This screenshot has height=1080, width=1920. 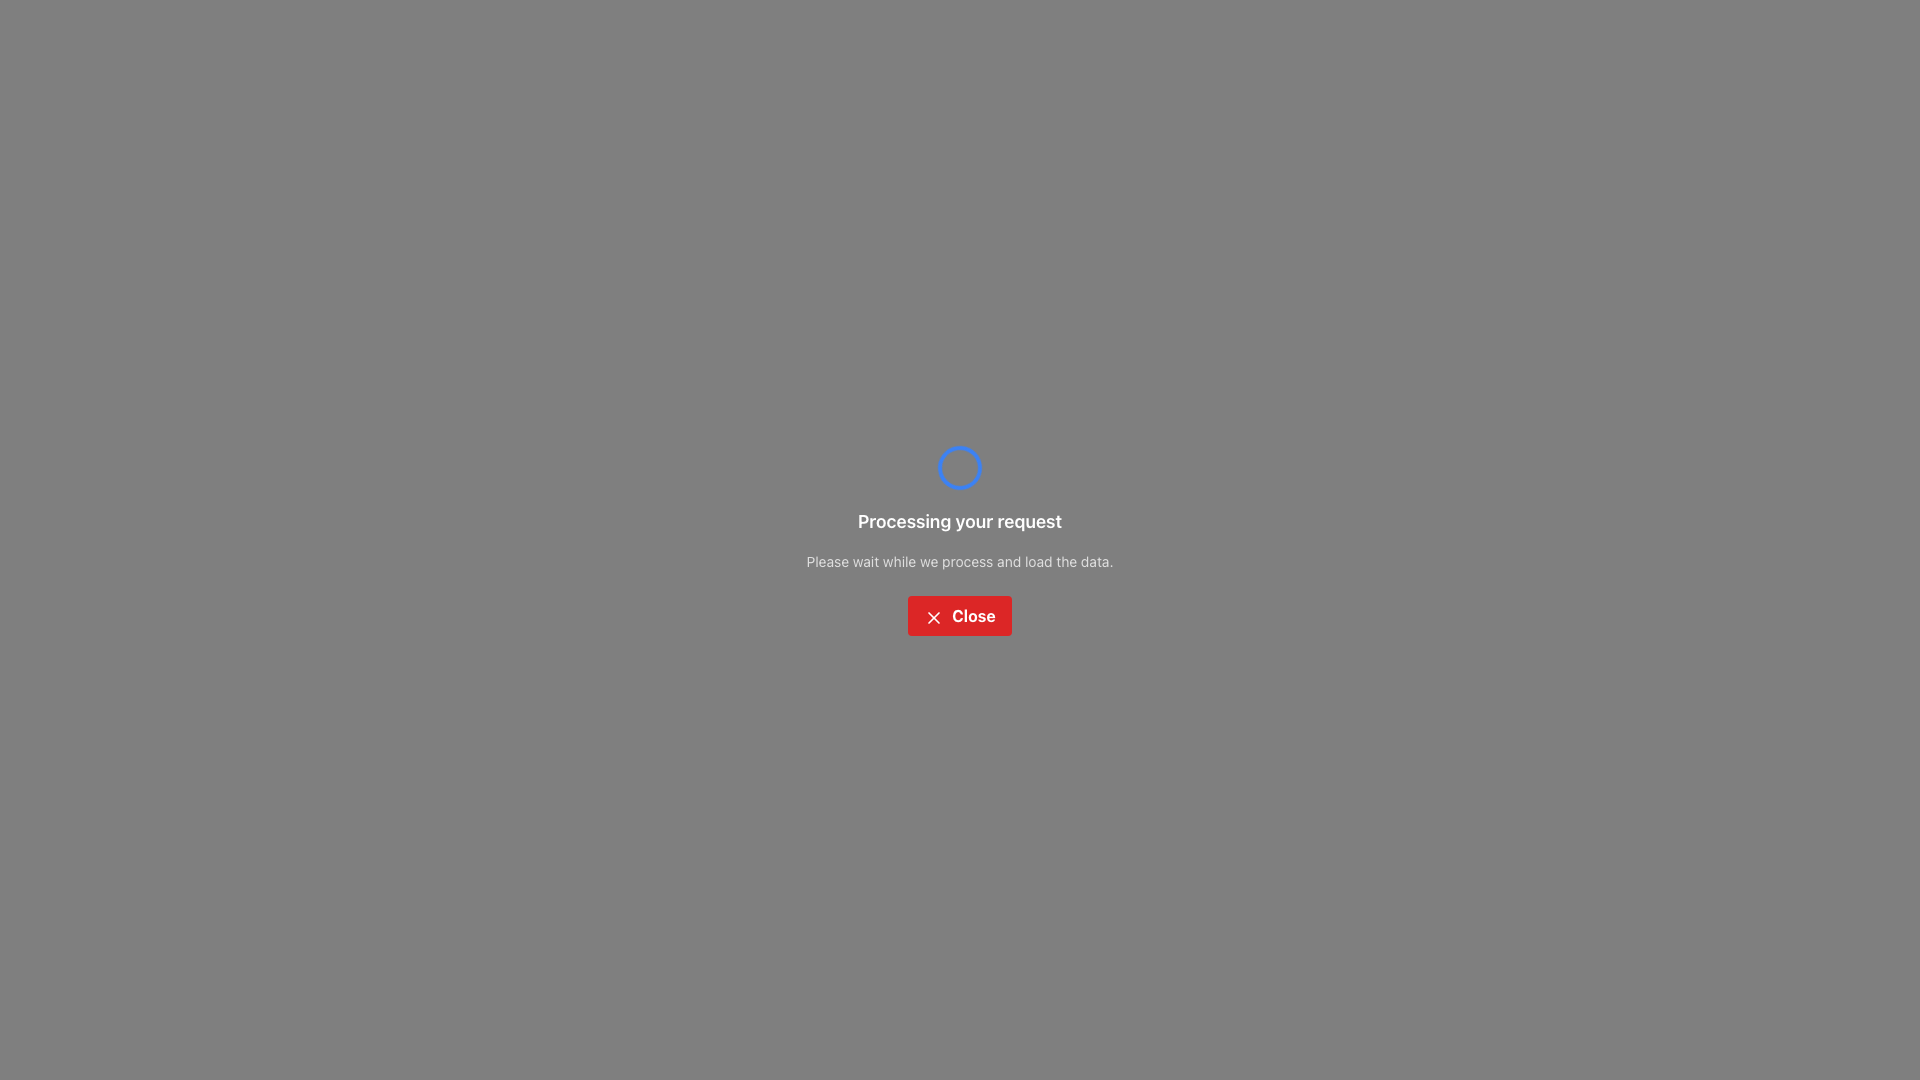 I want to click on the red 'Close' button with white text and an 'X' icon, so click(x=960, y=615).